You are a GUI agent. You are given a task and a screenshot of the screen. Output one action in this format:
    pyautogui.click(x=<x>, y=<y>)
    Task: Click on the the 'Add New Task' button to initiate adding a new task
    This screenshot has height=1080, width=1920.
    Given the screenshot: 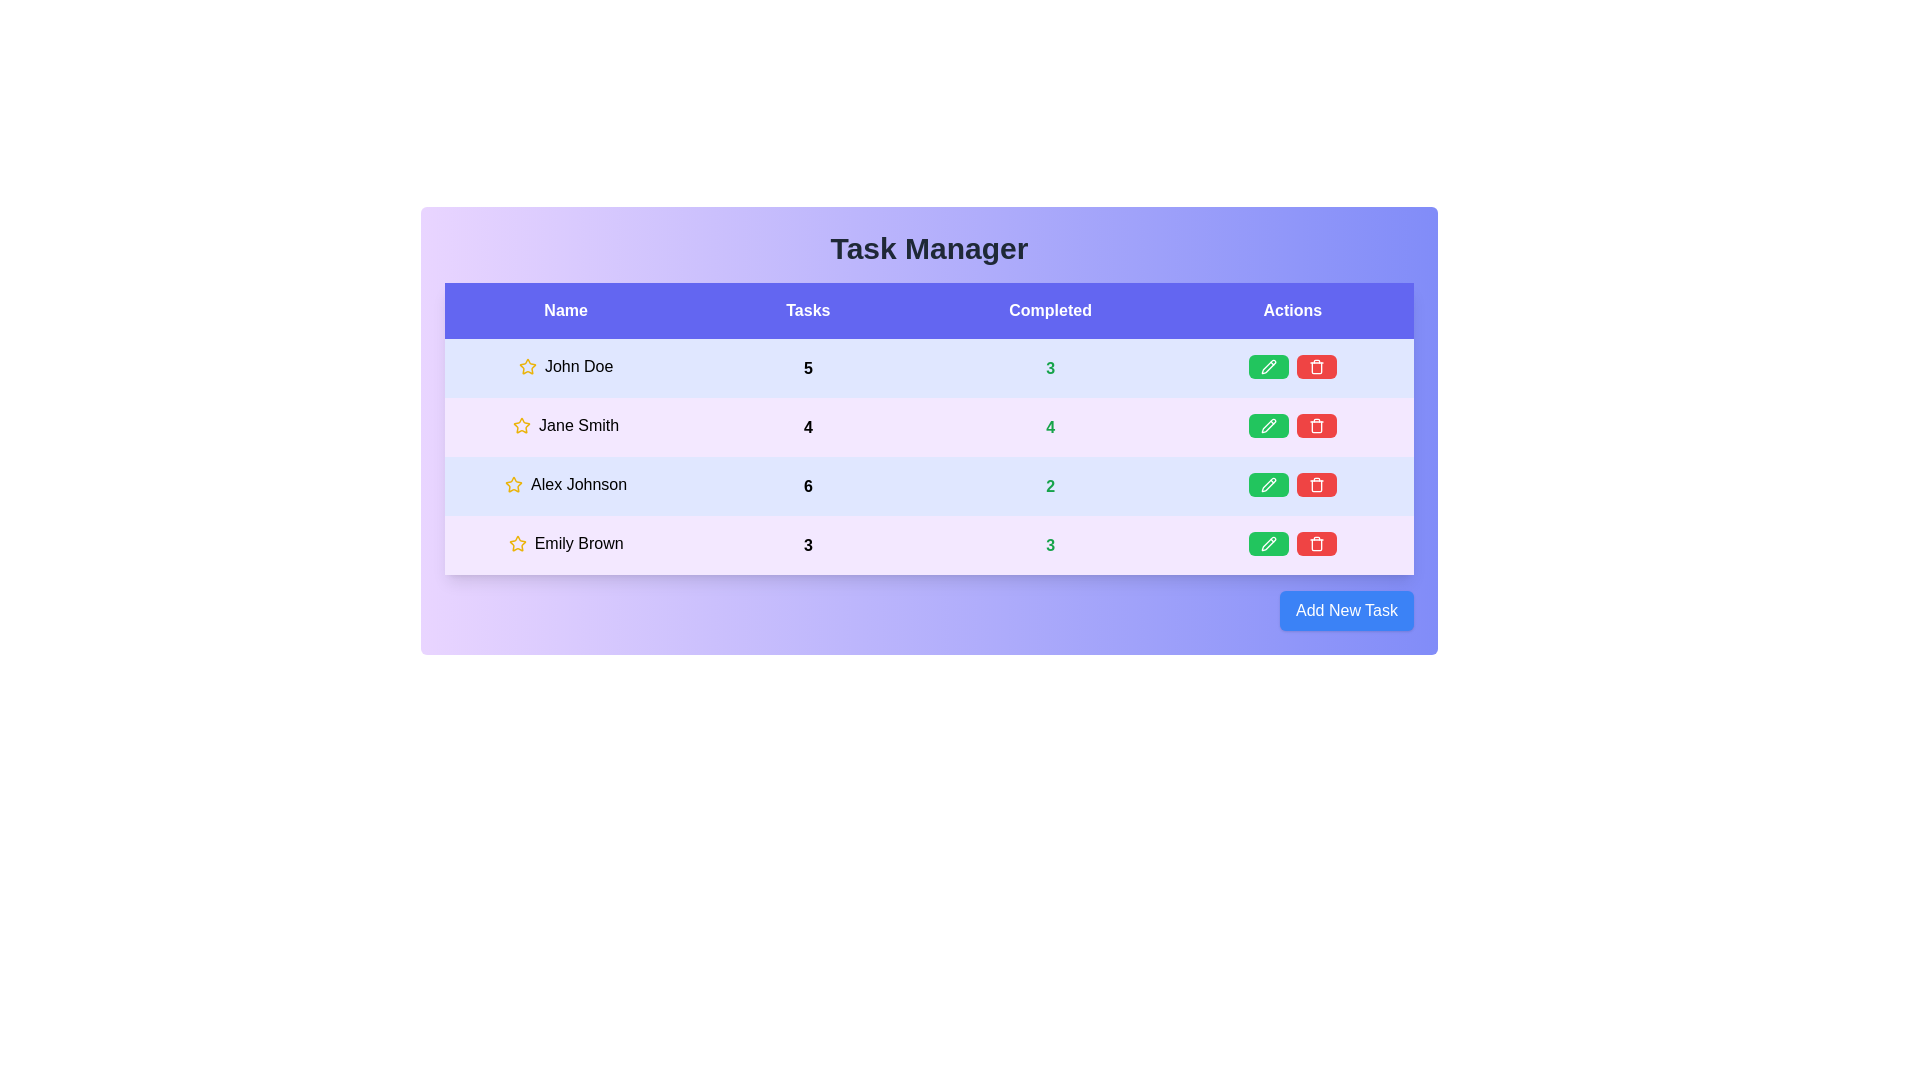 What is the action you would take?
    pyautogui.click(x=1347, y=609)
    